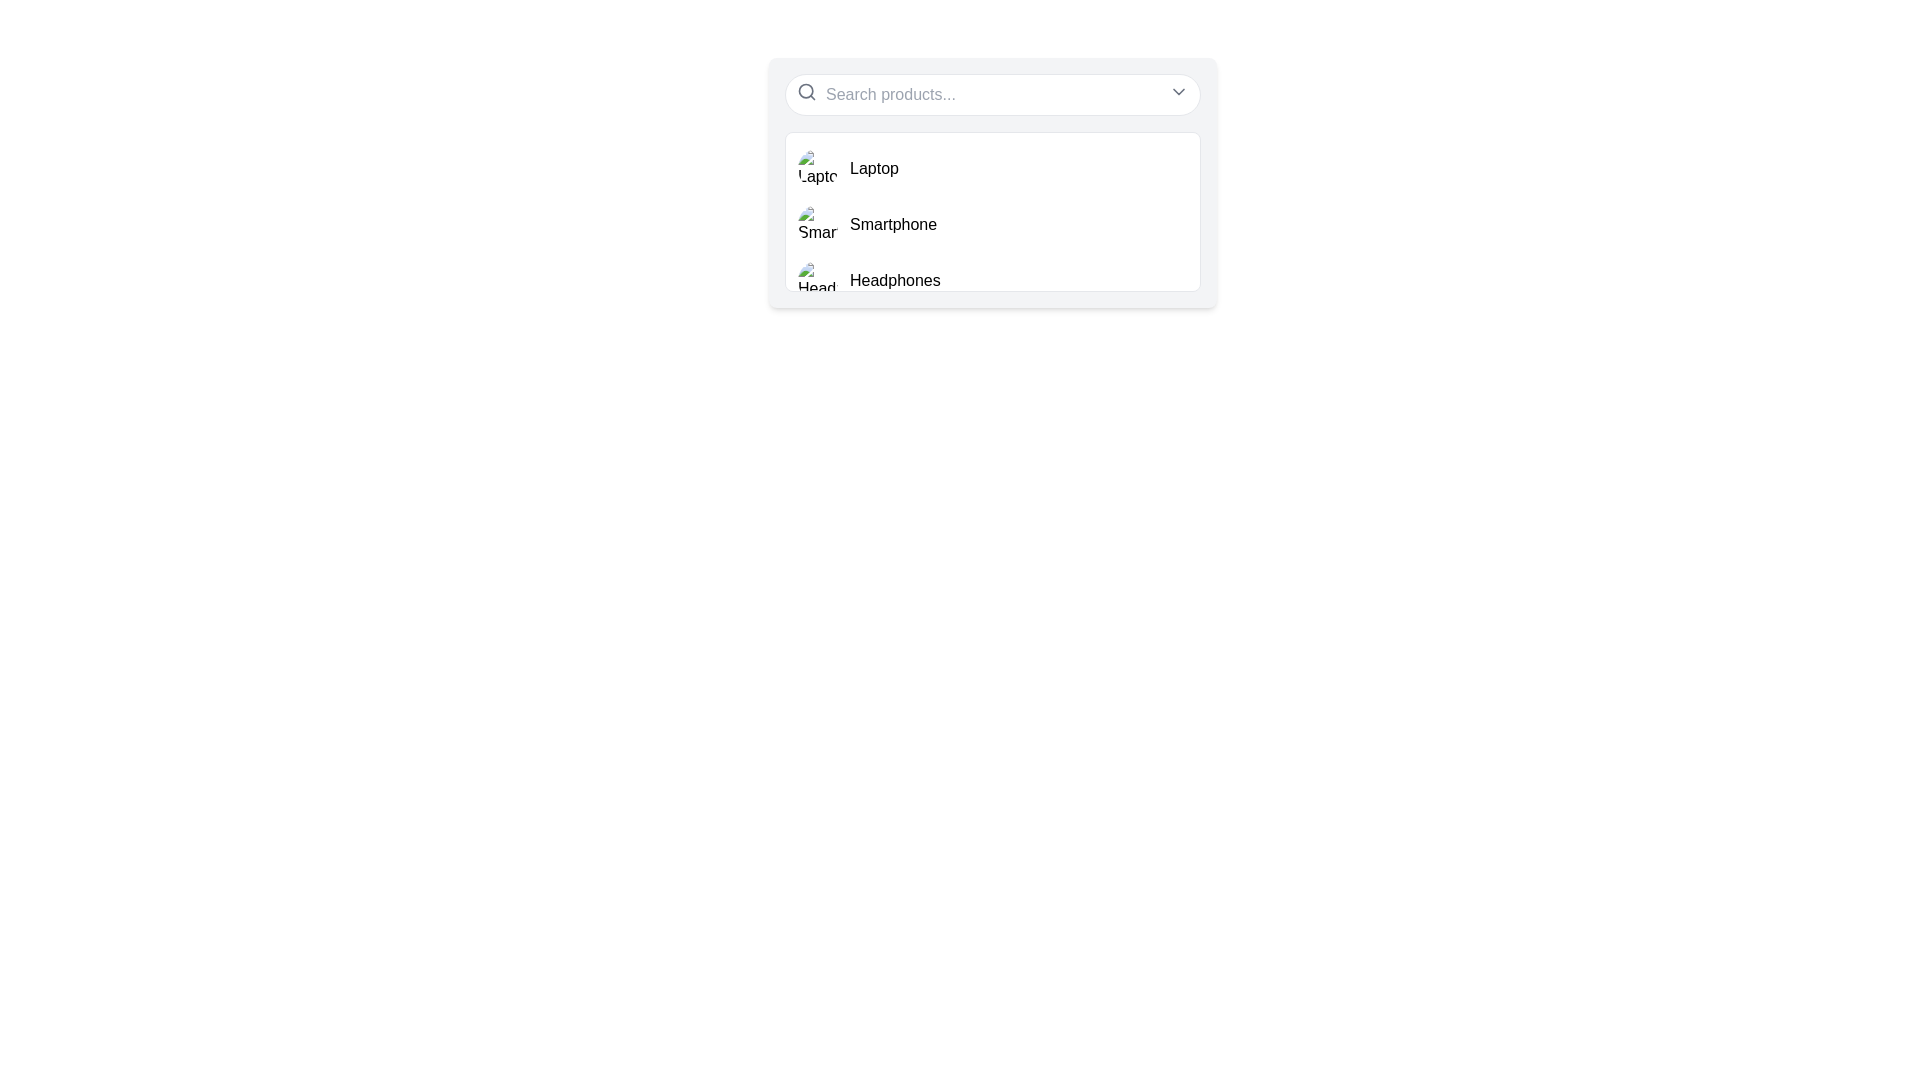 The width and height of the screenshot is (1920, 1080). I want to click on the second list item in the dropdown menu that represents the 'Smartphone' category, so click(993, 224).